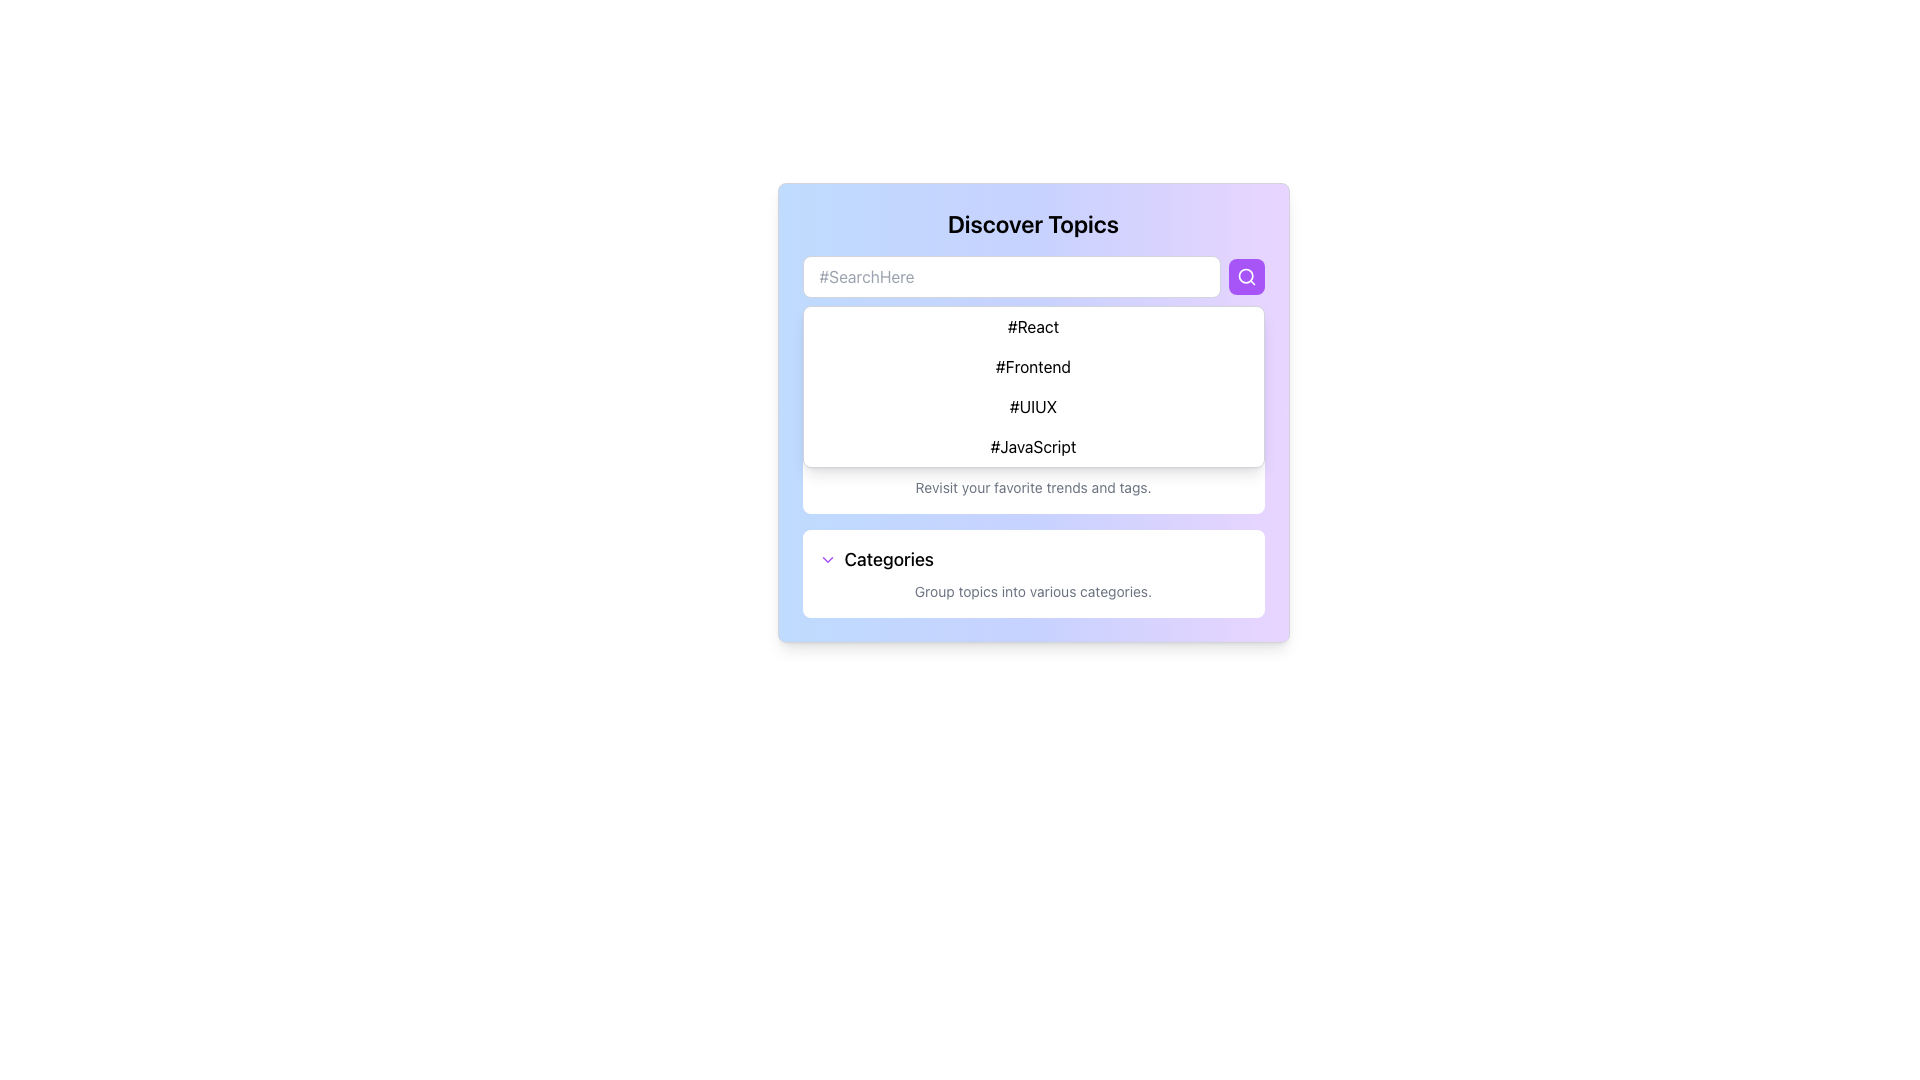 This screenshot has height=1080, width=1920. What do you see at coordinates (1033, 406) in the screenshot?
I see `the text label displaying the tag '#UIUX'` at bounding box center [1033, 406].